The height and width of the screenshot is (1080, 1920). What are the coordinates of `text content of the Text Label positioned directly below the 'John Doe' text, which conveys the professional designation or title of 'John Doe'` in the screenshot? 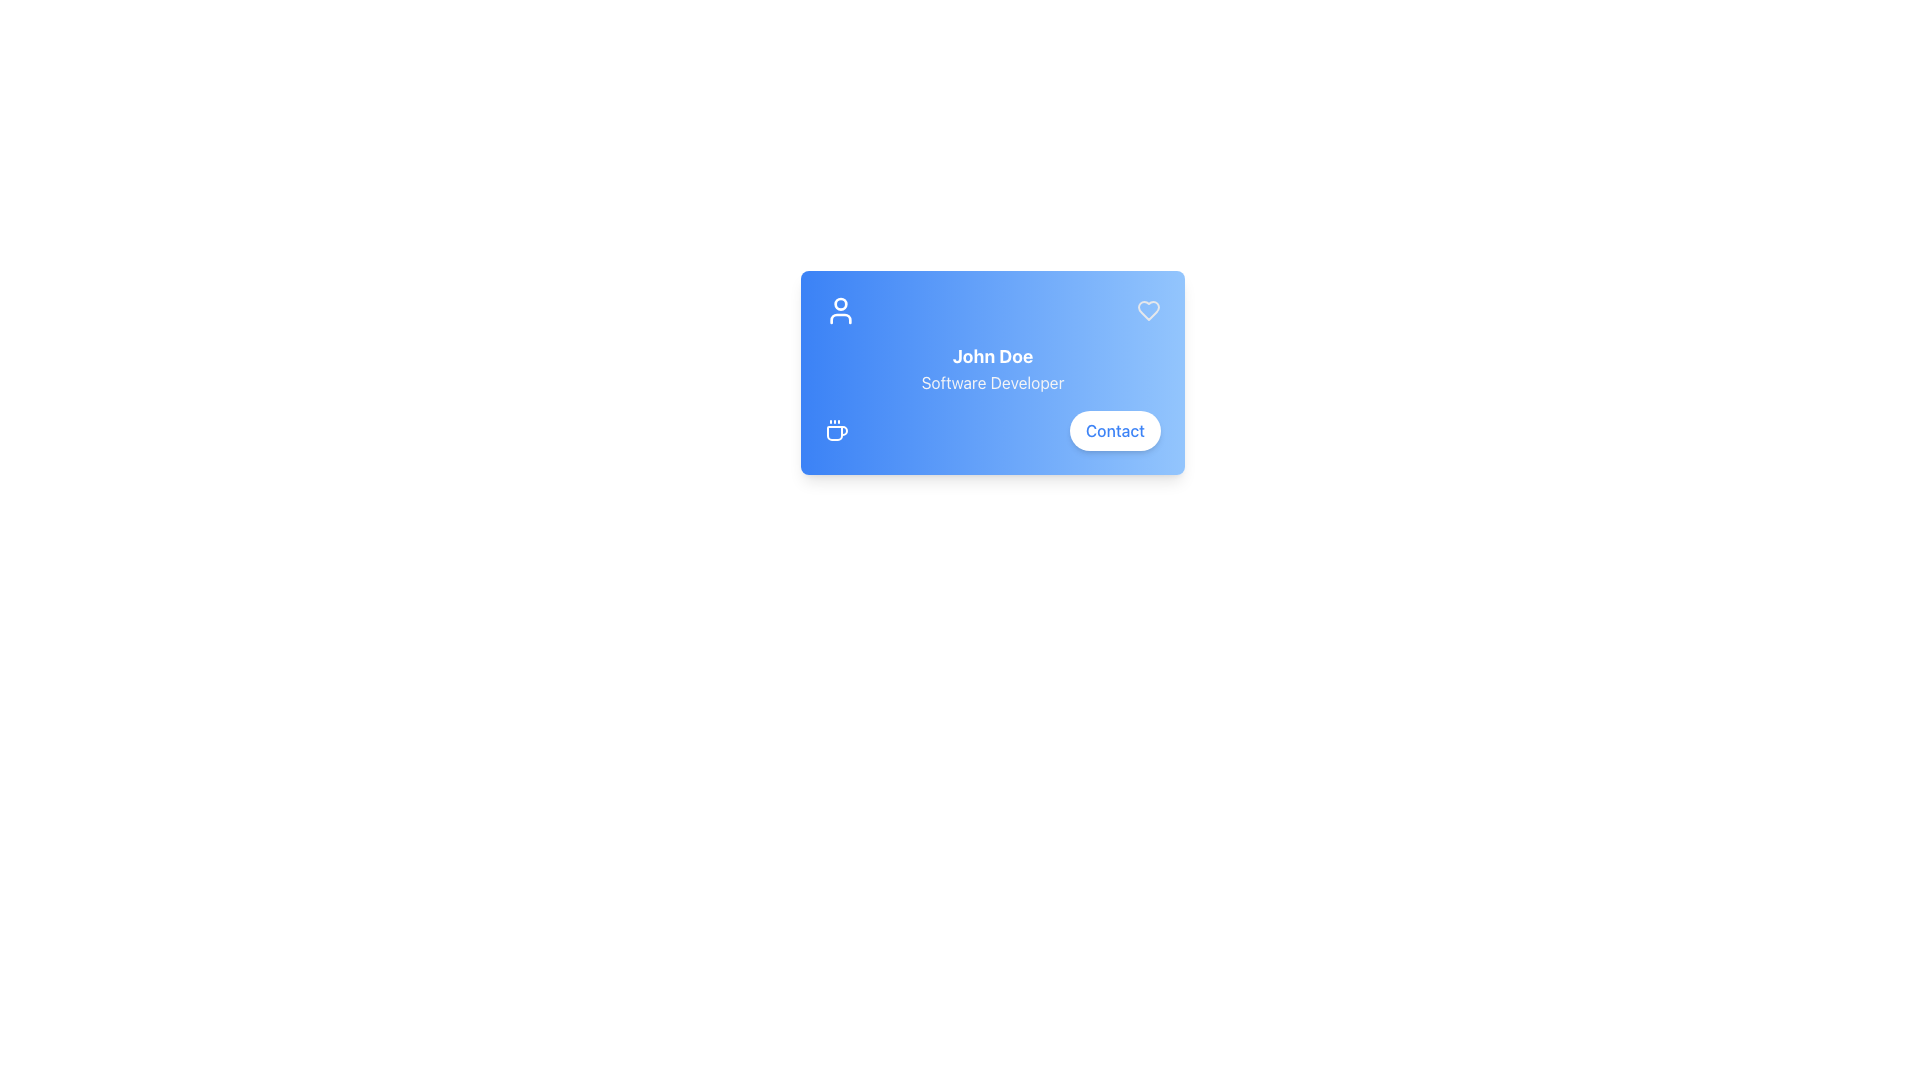 It's located at (993, 382).